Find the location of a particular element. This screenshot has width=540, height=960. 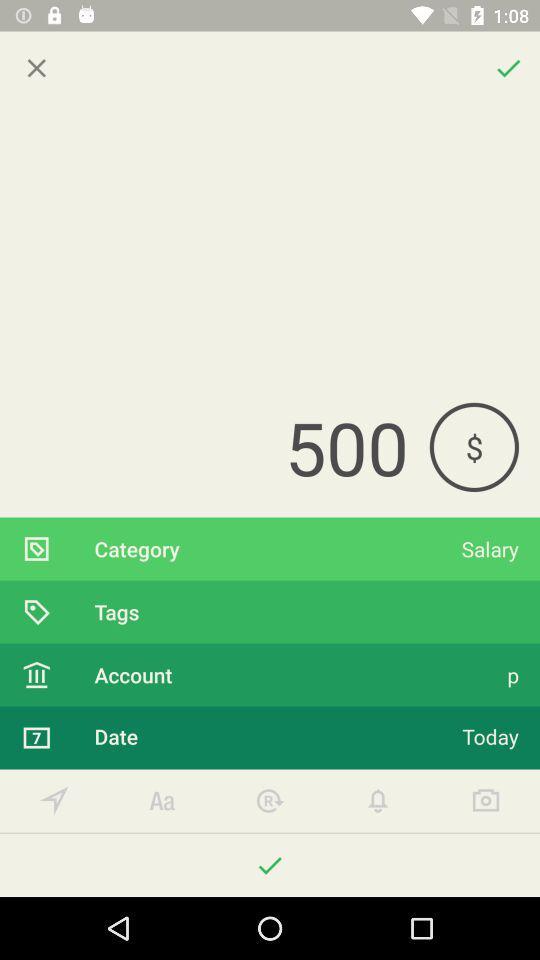

screen rotation lock is located at coordinates (270, 801).